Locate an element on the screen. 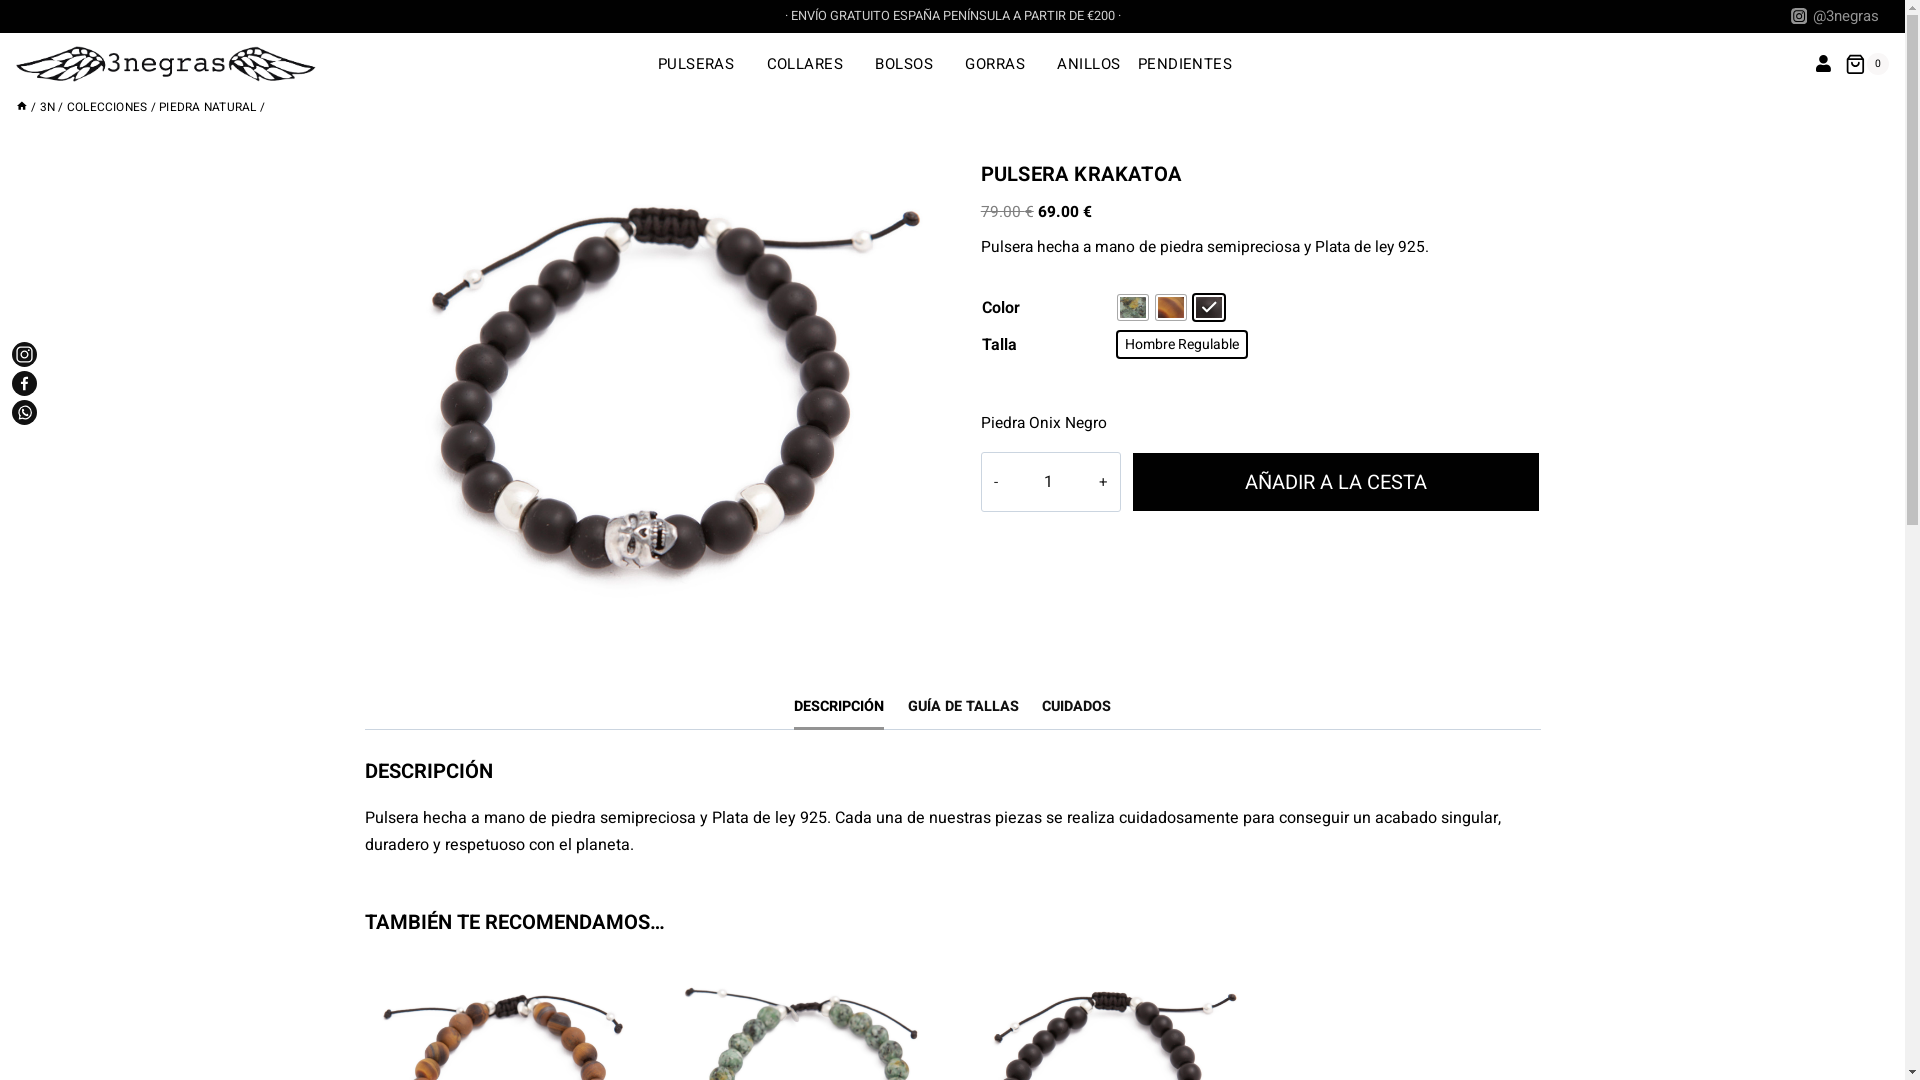 The image size is (1920, 1080). 'ANILLOS' is located at coordinates (1088, 63).